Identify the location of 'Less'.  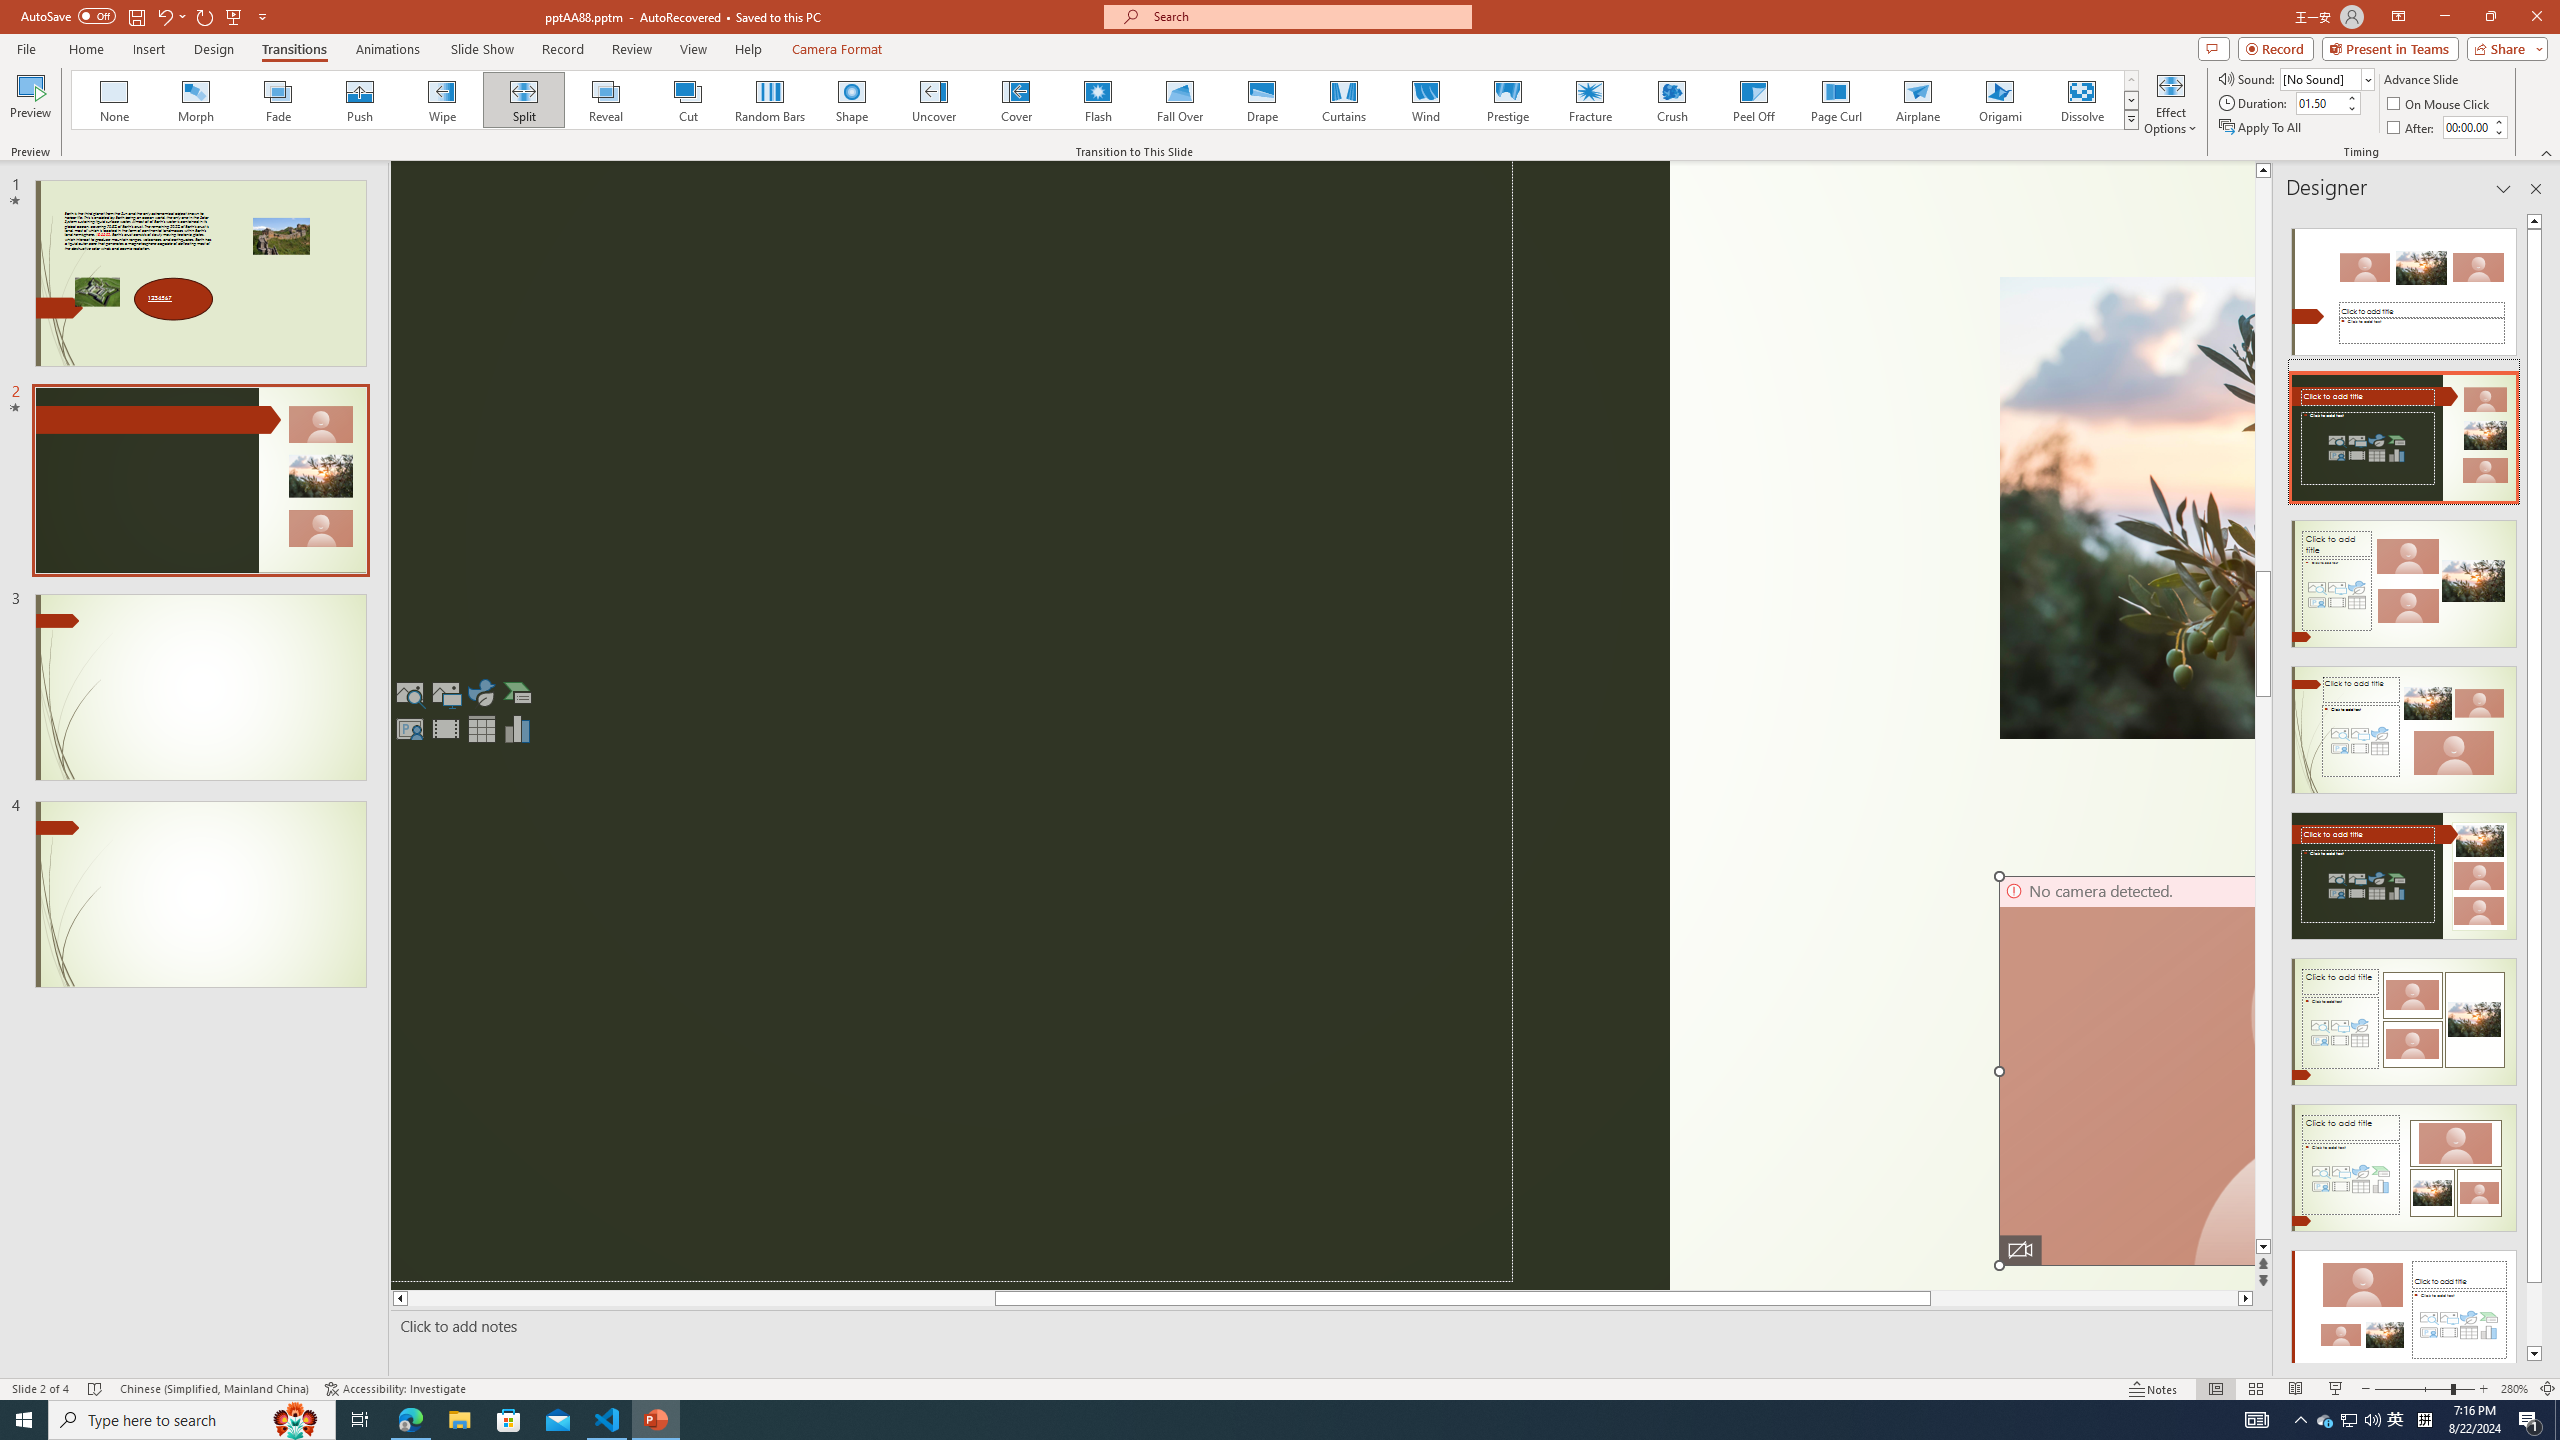
(2498, 131).